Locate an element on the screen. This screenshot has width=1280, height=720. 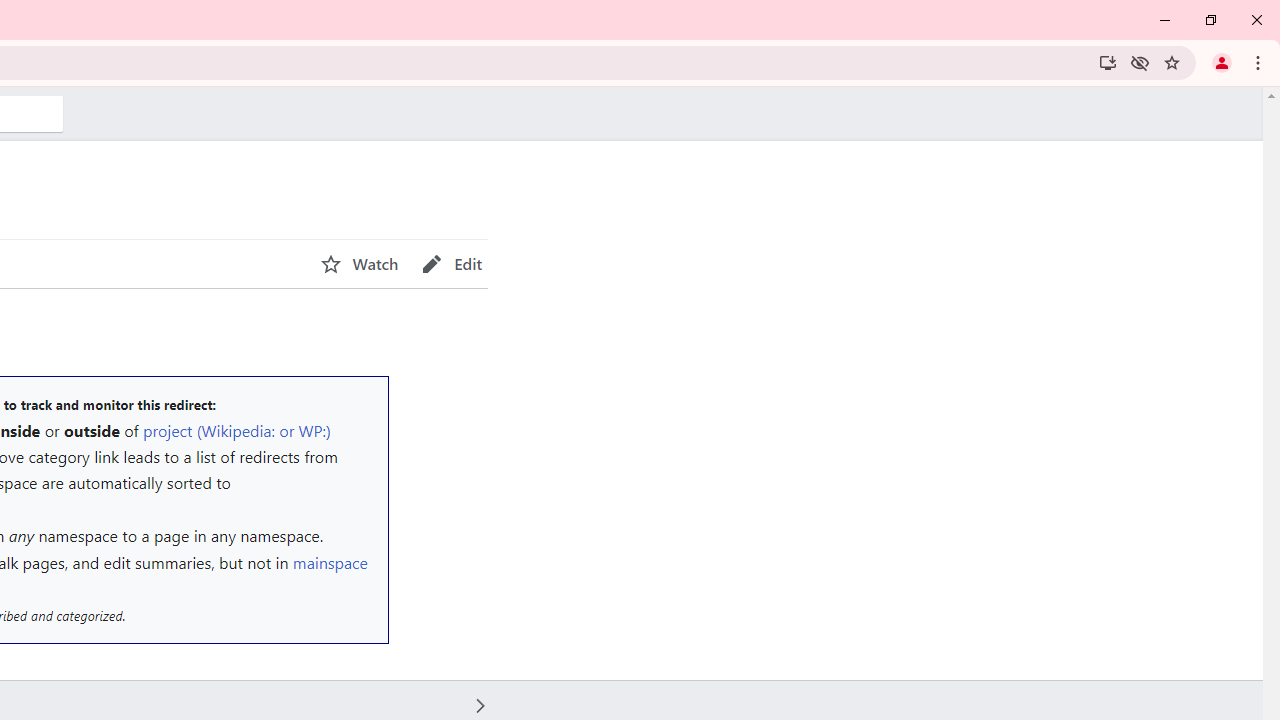
'Edit' is located at coordinates (451, 263).